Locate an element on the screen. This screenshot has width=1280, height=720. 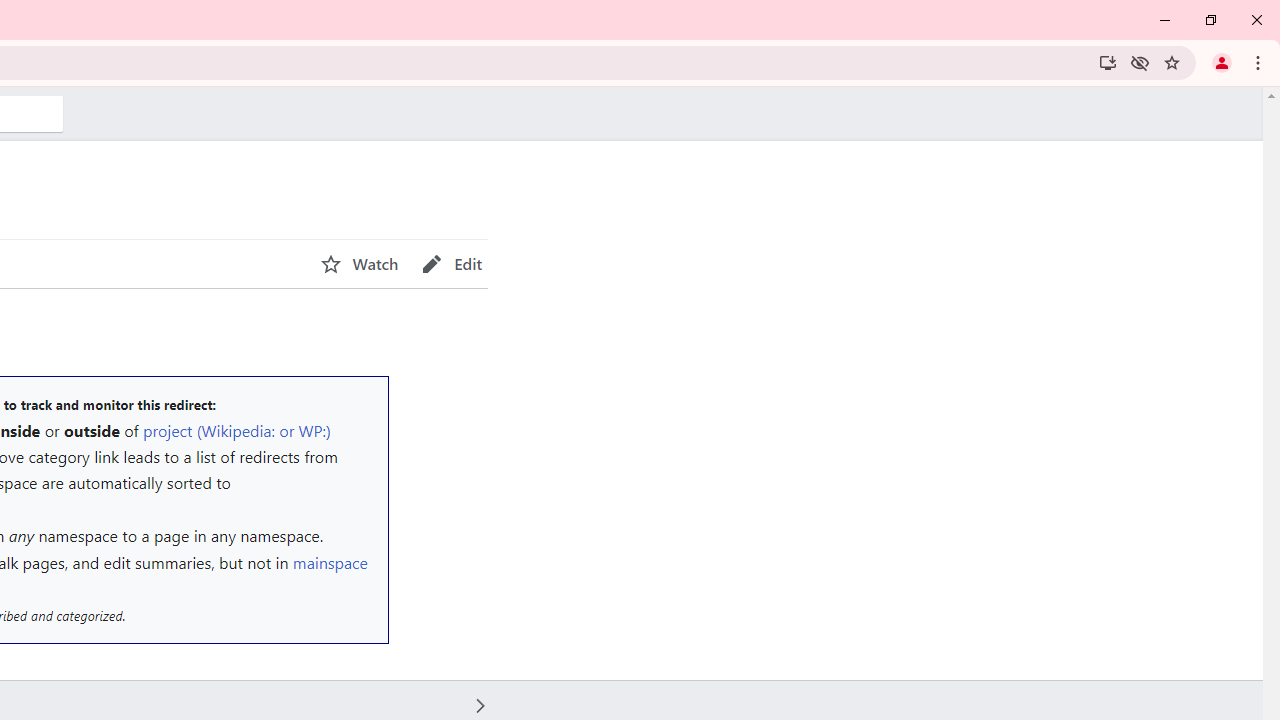
'Edit' is located at coordinates (451, 263).